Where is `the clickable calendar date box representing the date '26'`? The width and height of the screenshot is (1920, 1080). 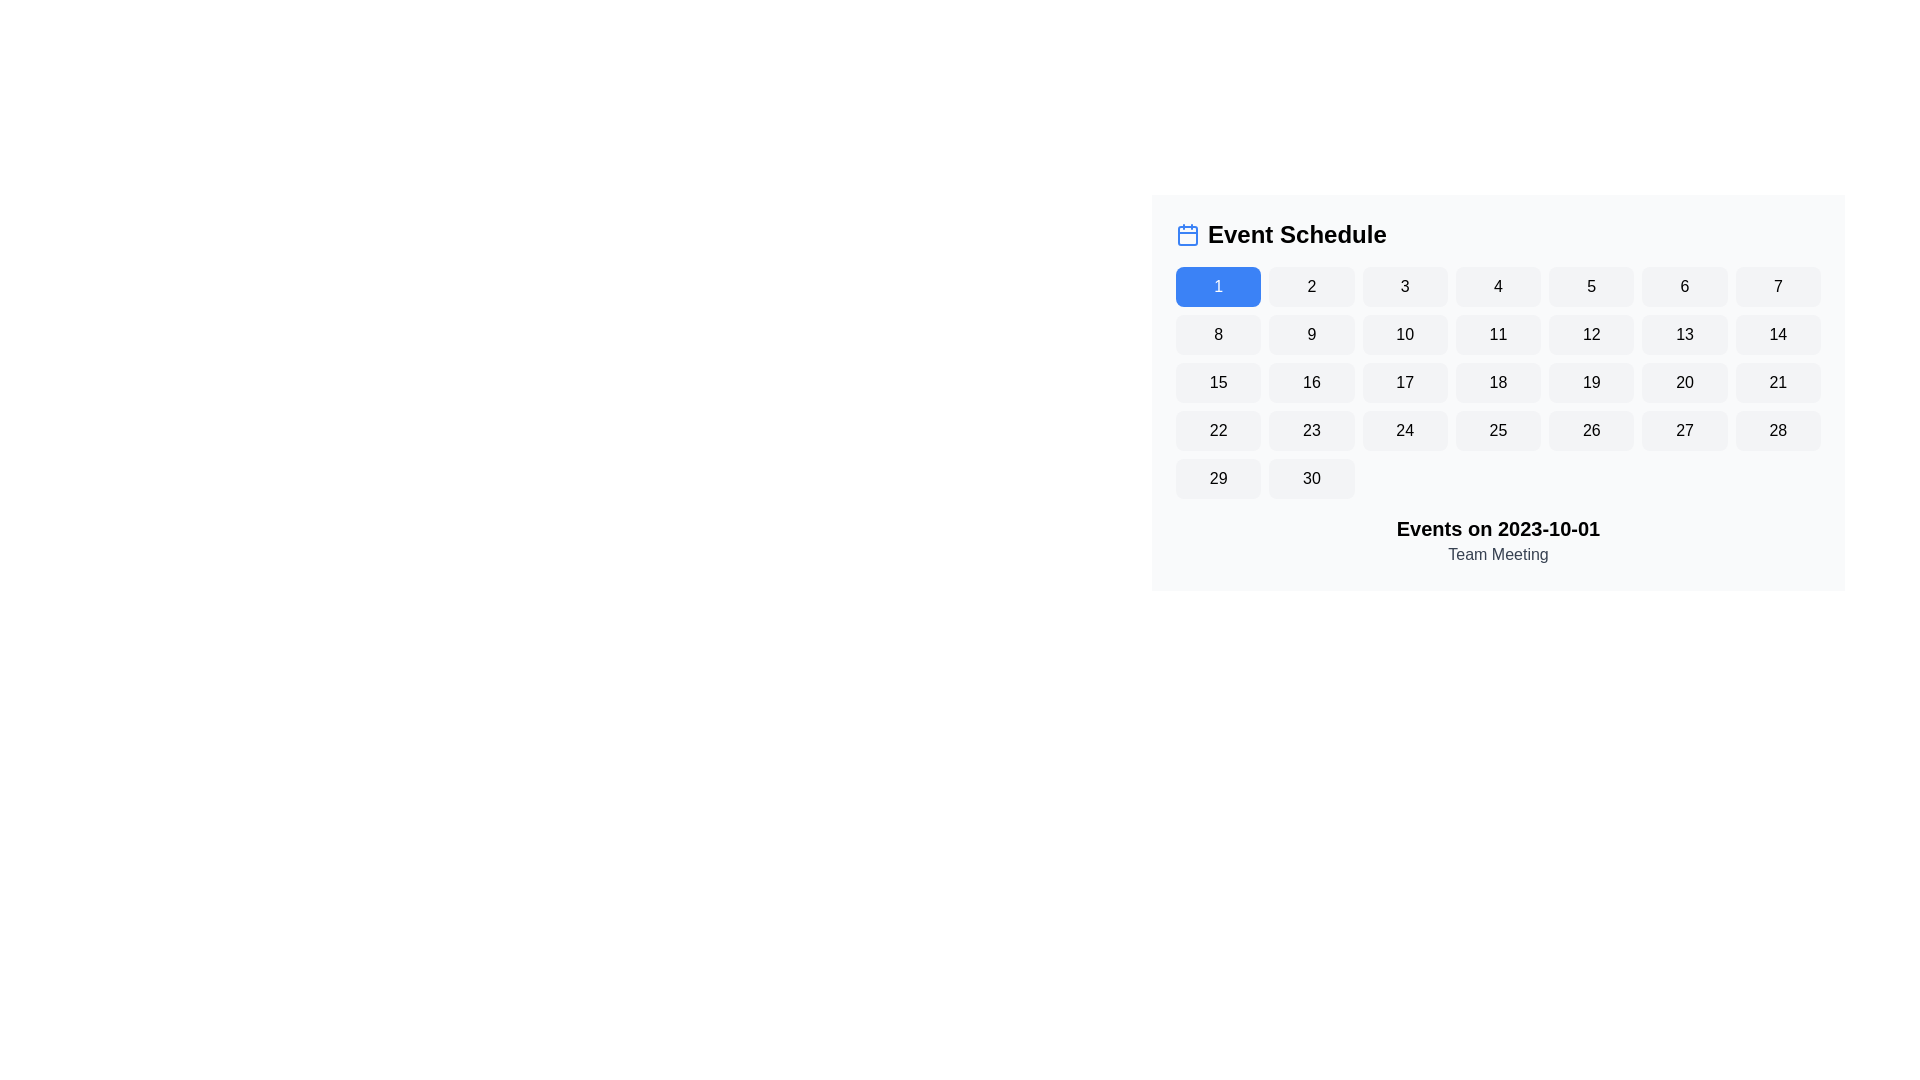 the clickable calendar date box representing the date '26' is located at coordinates (1590, 430).